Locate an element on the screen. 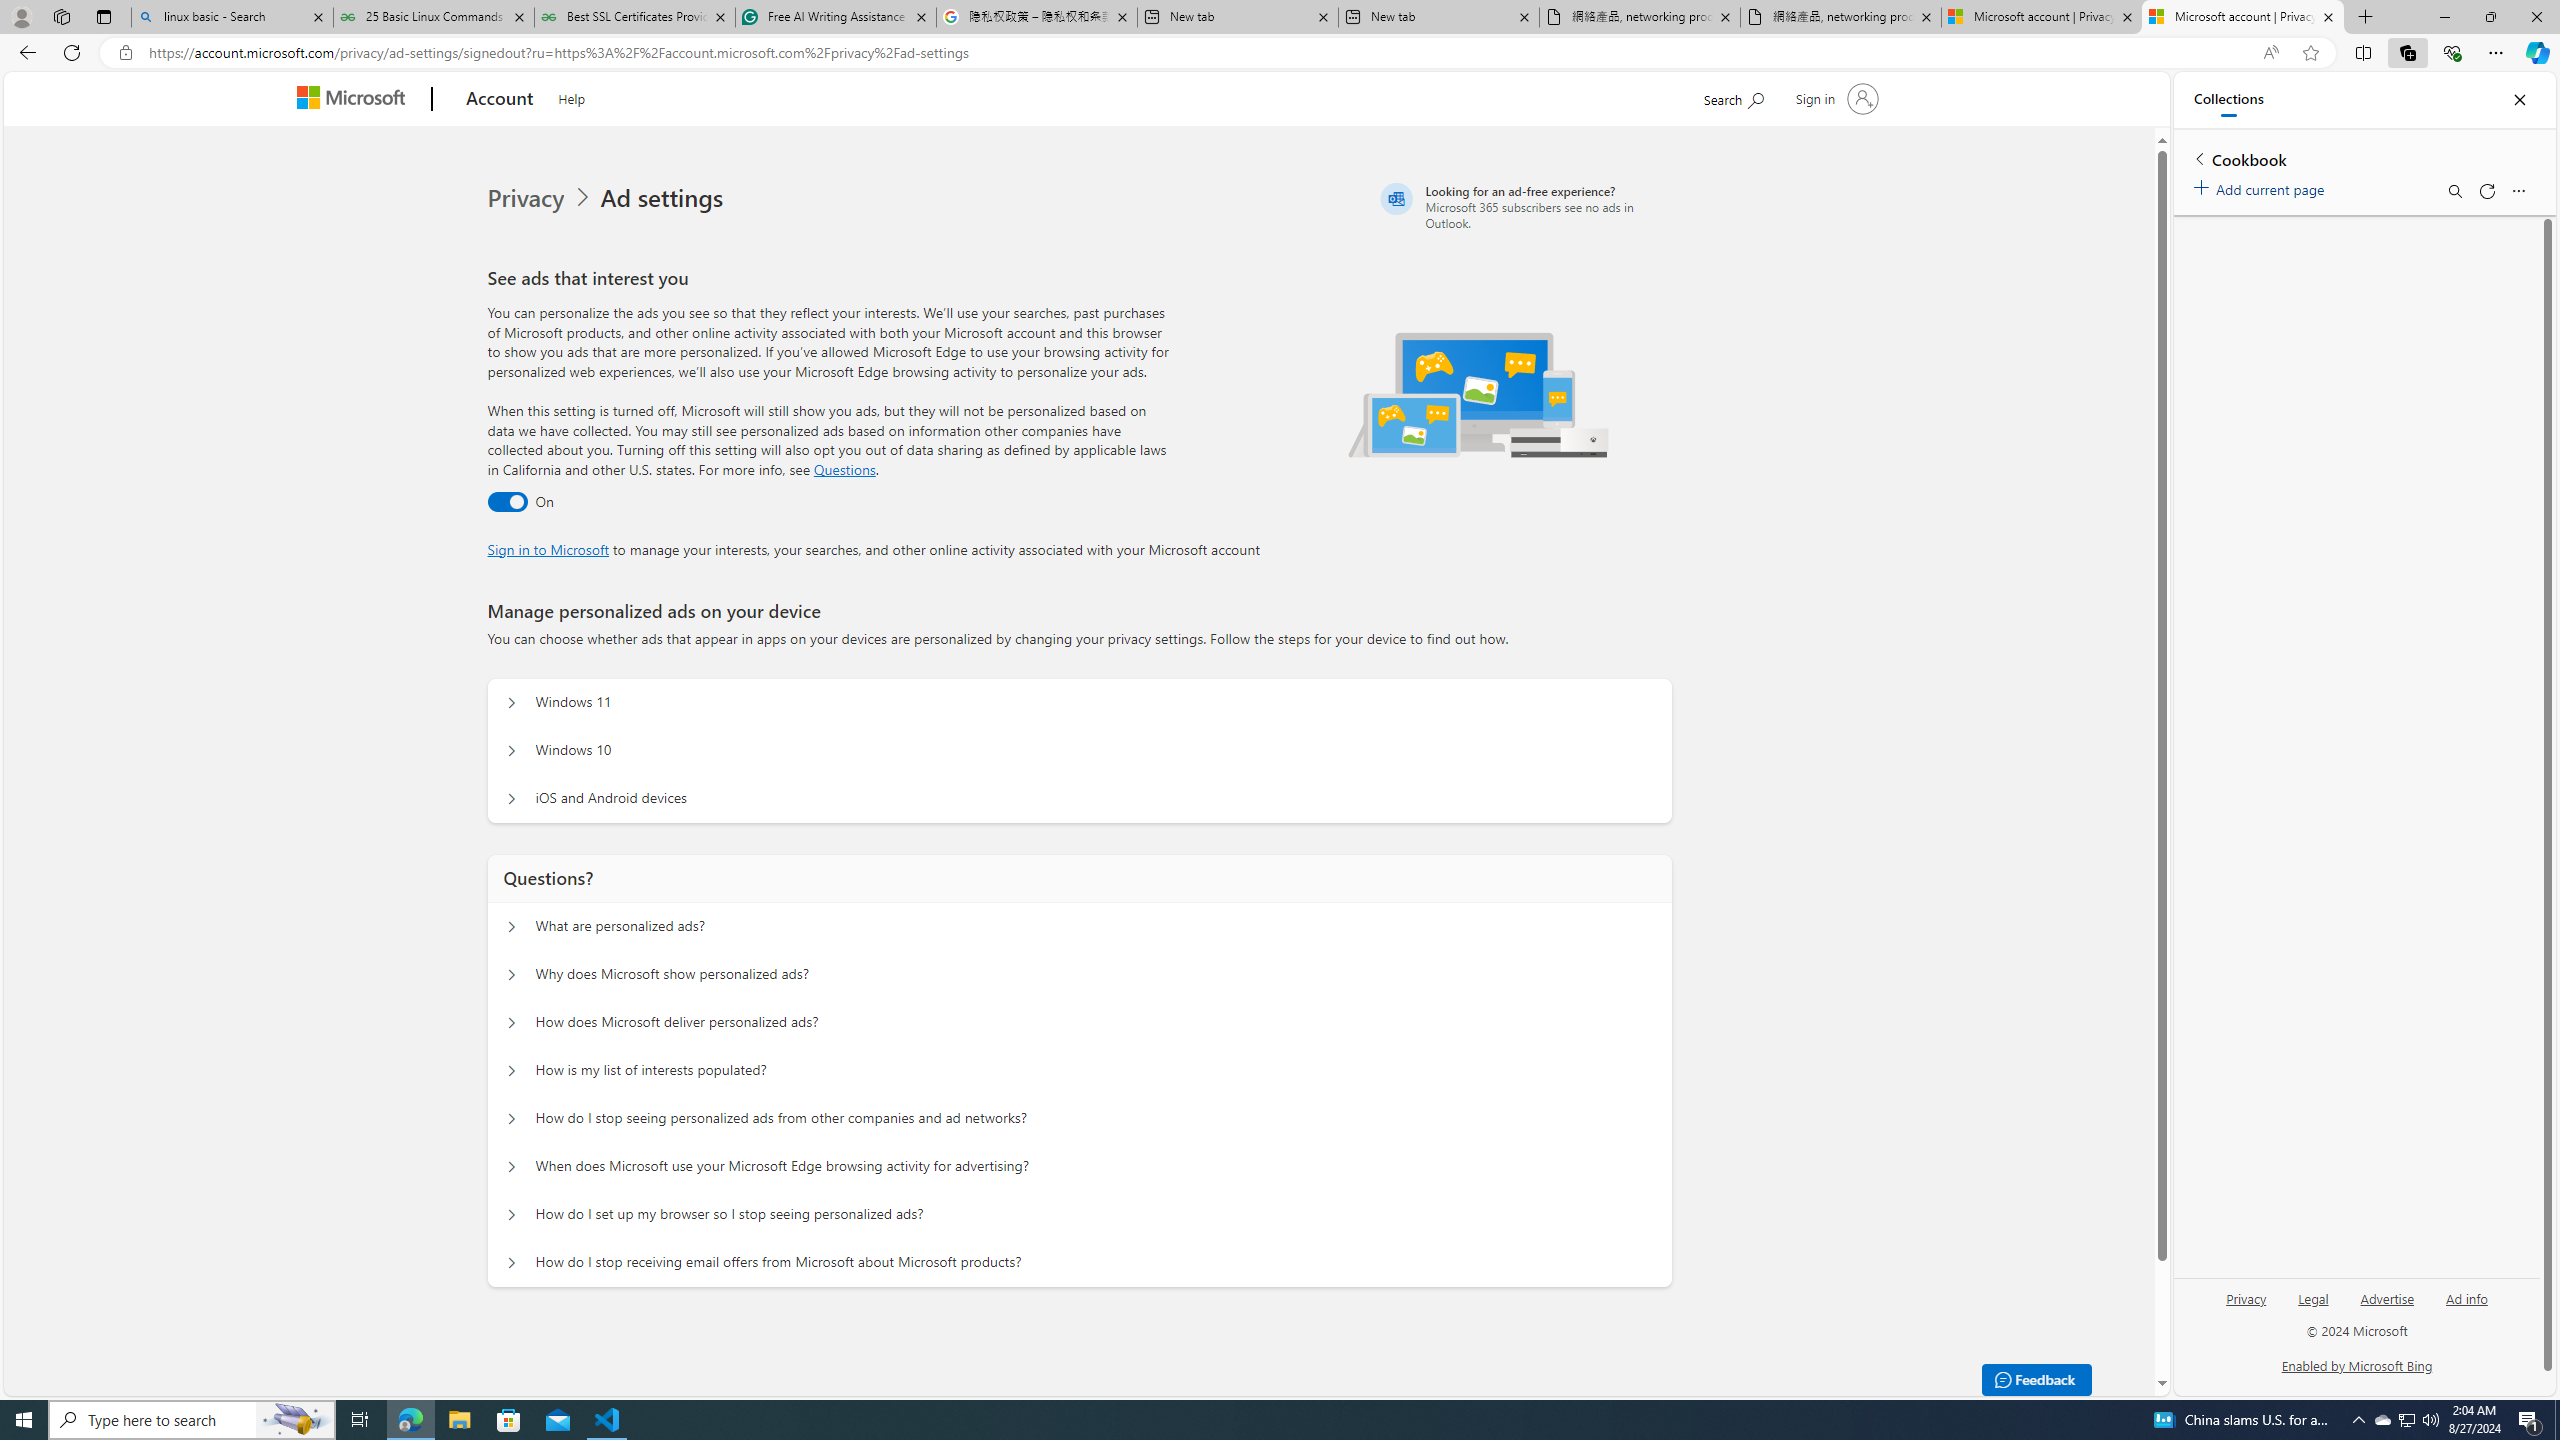 The width and height of the screenshot is (2560, 1440). '25 Basic Linux Commands For Beginners - GeeksforGeeks' is located at coordinates (432, 16).